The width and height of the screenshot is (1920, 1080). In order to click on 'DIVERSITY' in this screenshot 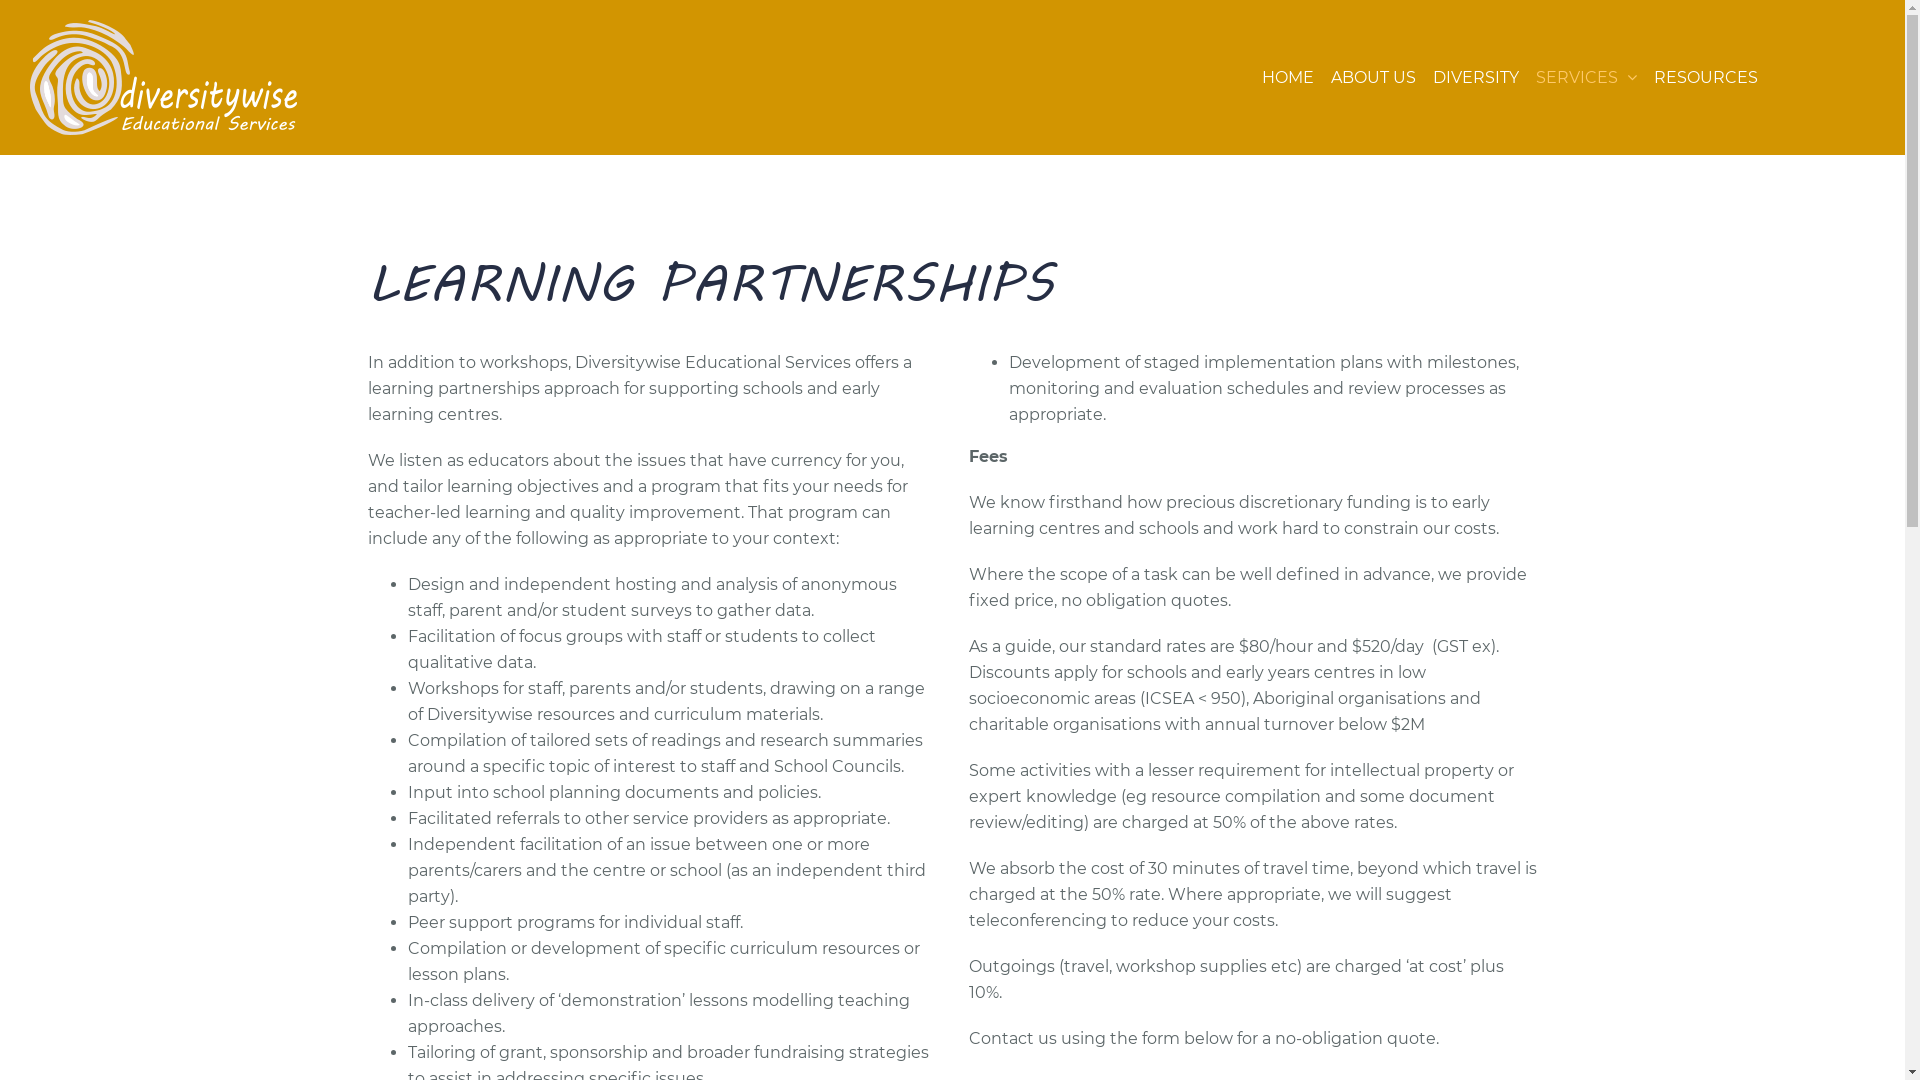, I will do `click(1476, 76)`.